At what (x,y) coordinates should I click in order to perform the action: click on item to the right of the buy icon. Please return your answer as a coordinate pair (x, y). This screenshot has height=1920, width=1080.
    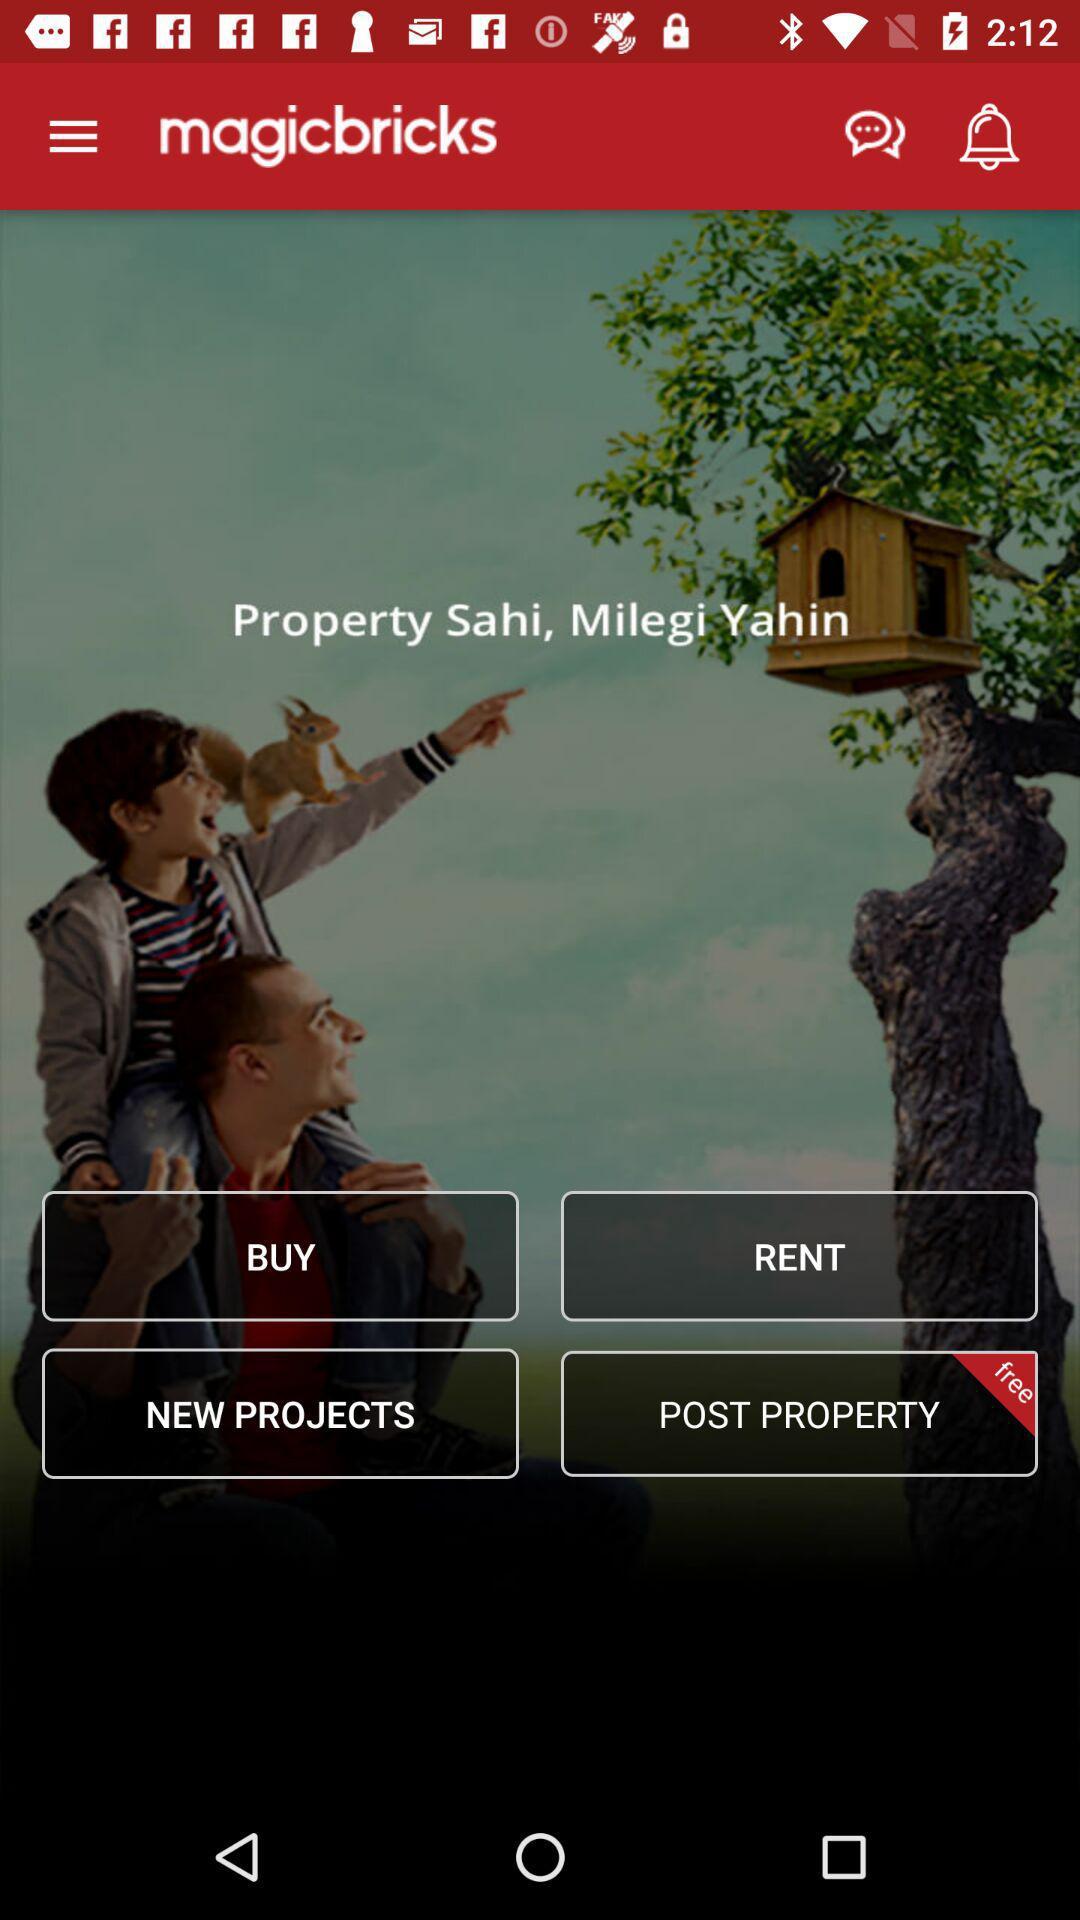
    Looking at the image, I should click on (798, 1255).